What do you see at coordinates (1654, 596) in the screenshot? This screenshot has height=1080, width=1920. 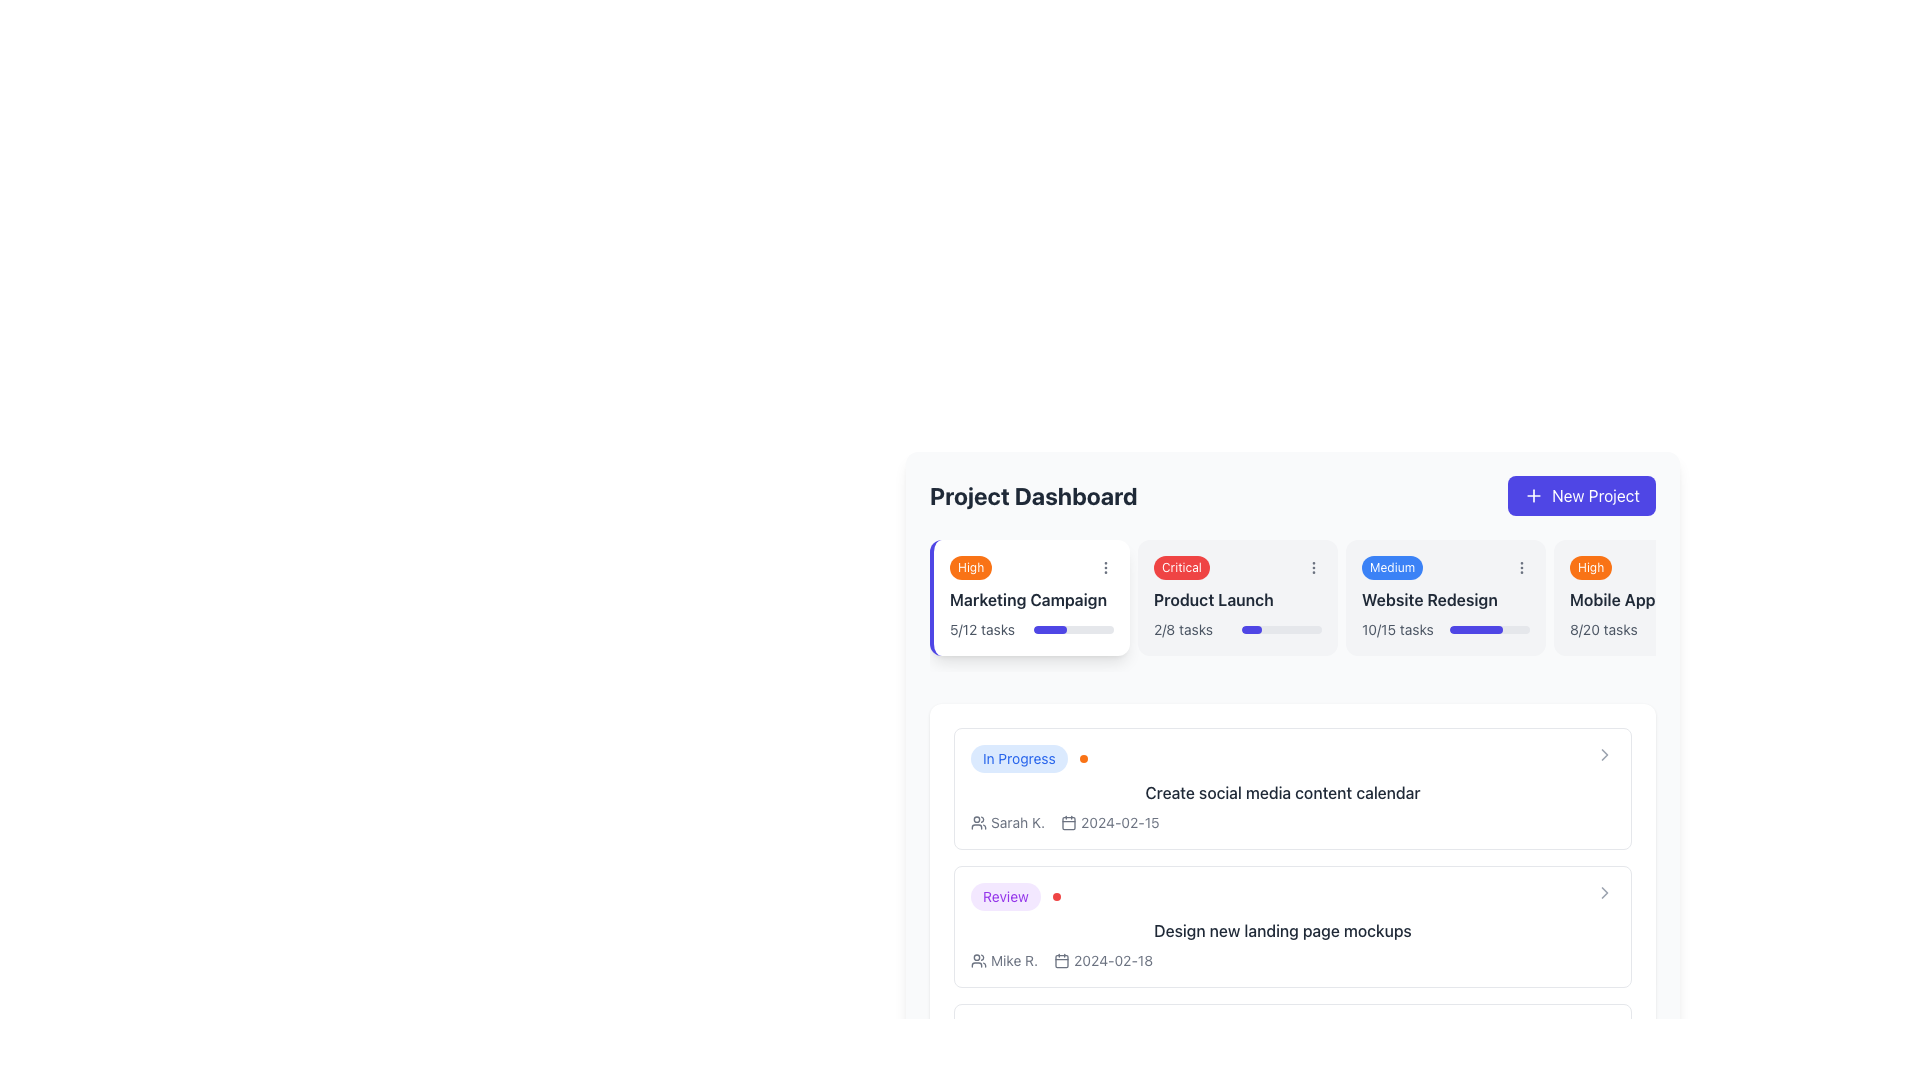 I see `the 'Mobile App' card component, which has a light gray background, rounded corners, and features the label 'High' in an orange badge` at bounding box center [1654, 596].